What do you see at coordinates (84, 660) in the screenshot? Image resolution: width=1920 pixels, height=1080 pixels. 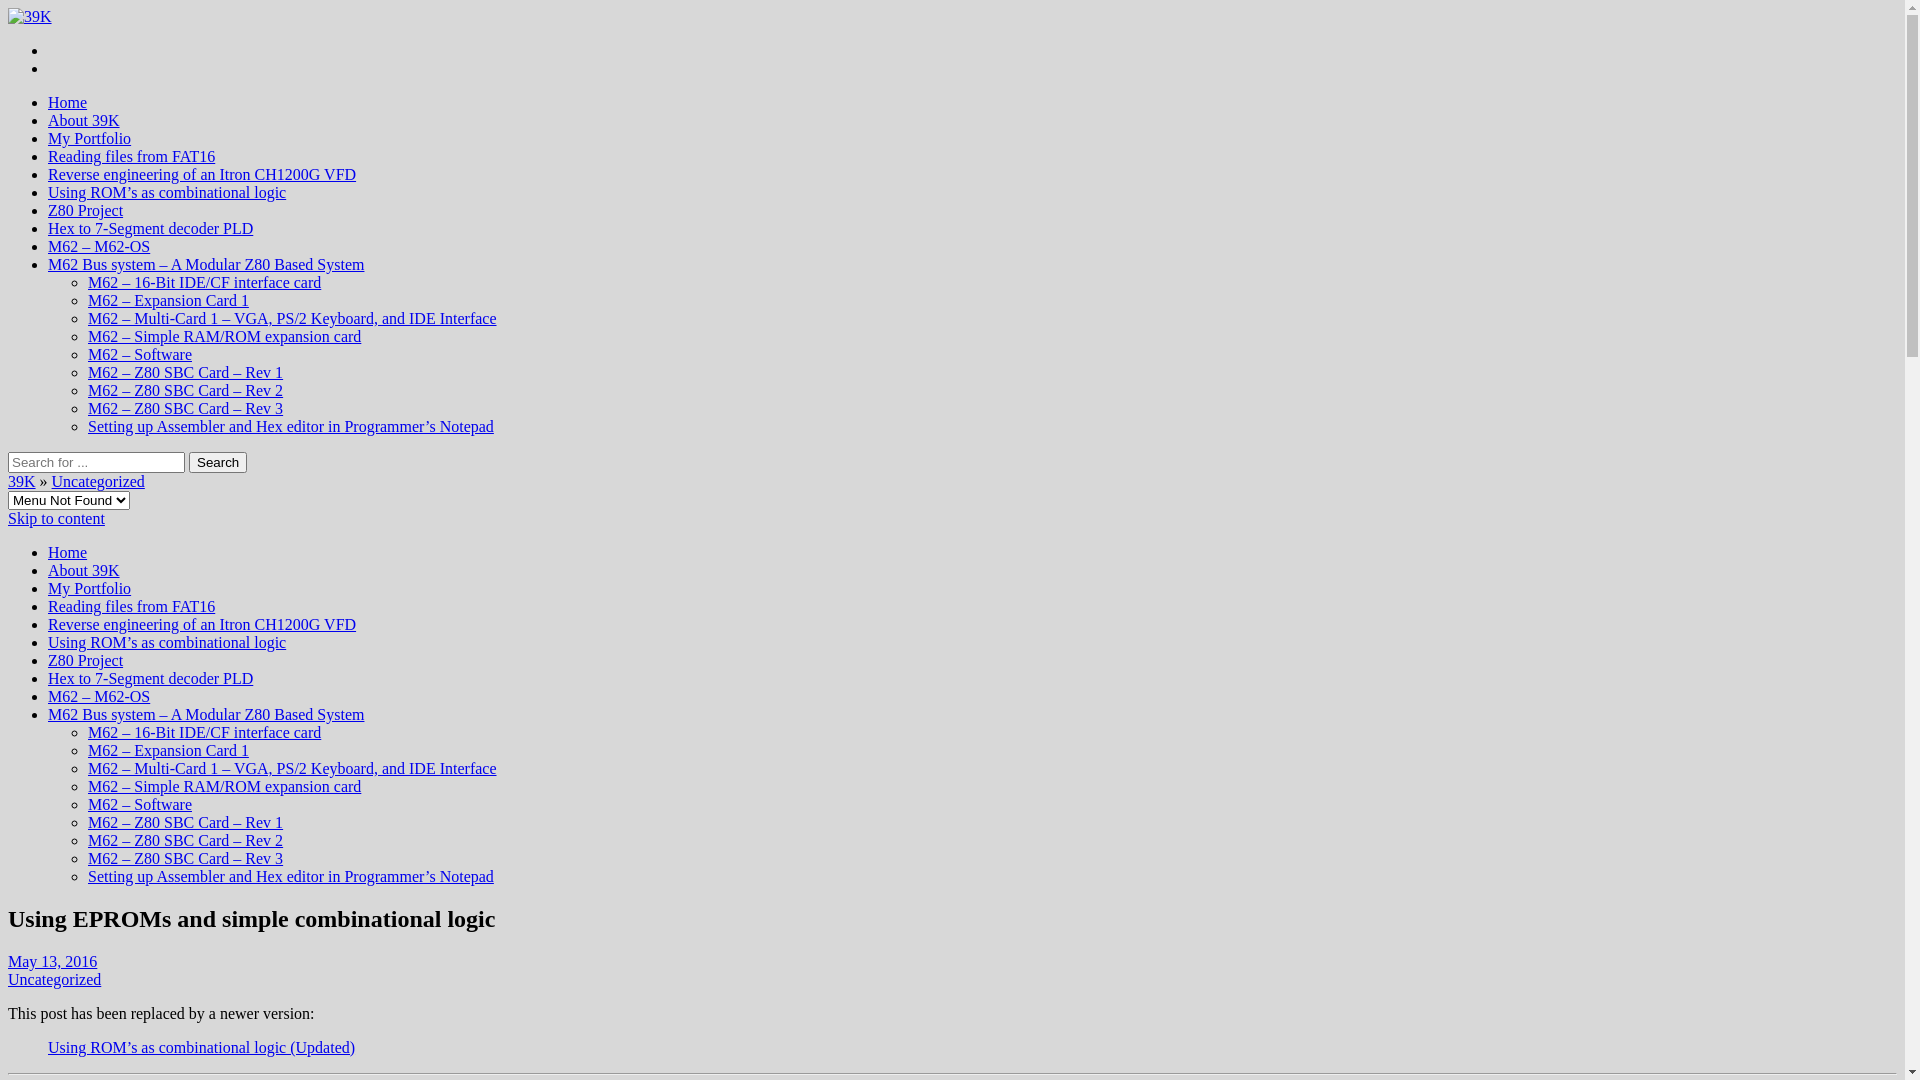 I see `'Z80 Project'` at bounding box center [84, 660].